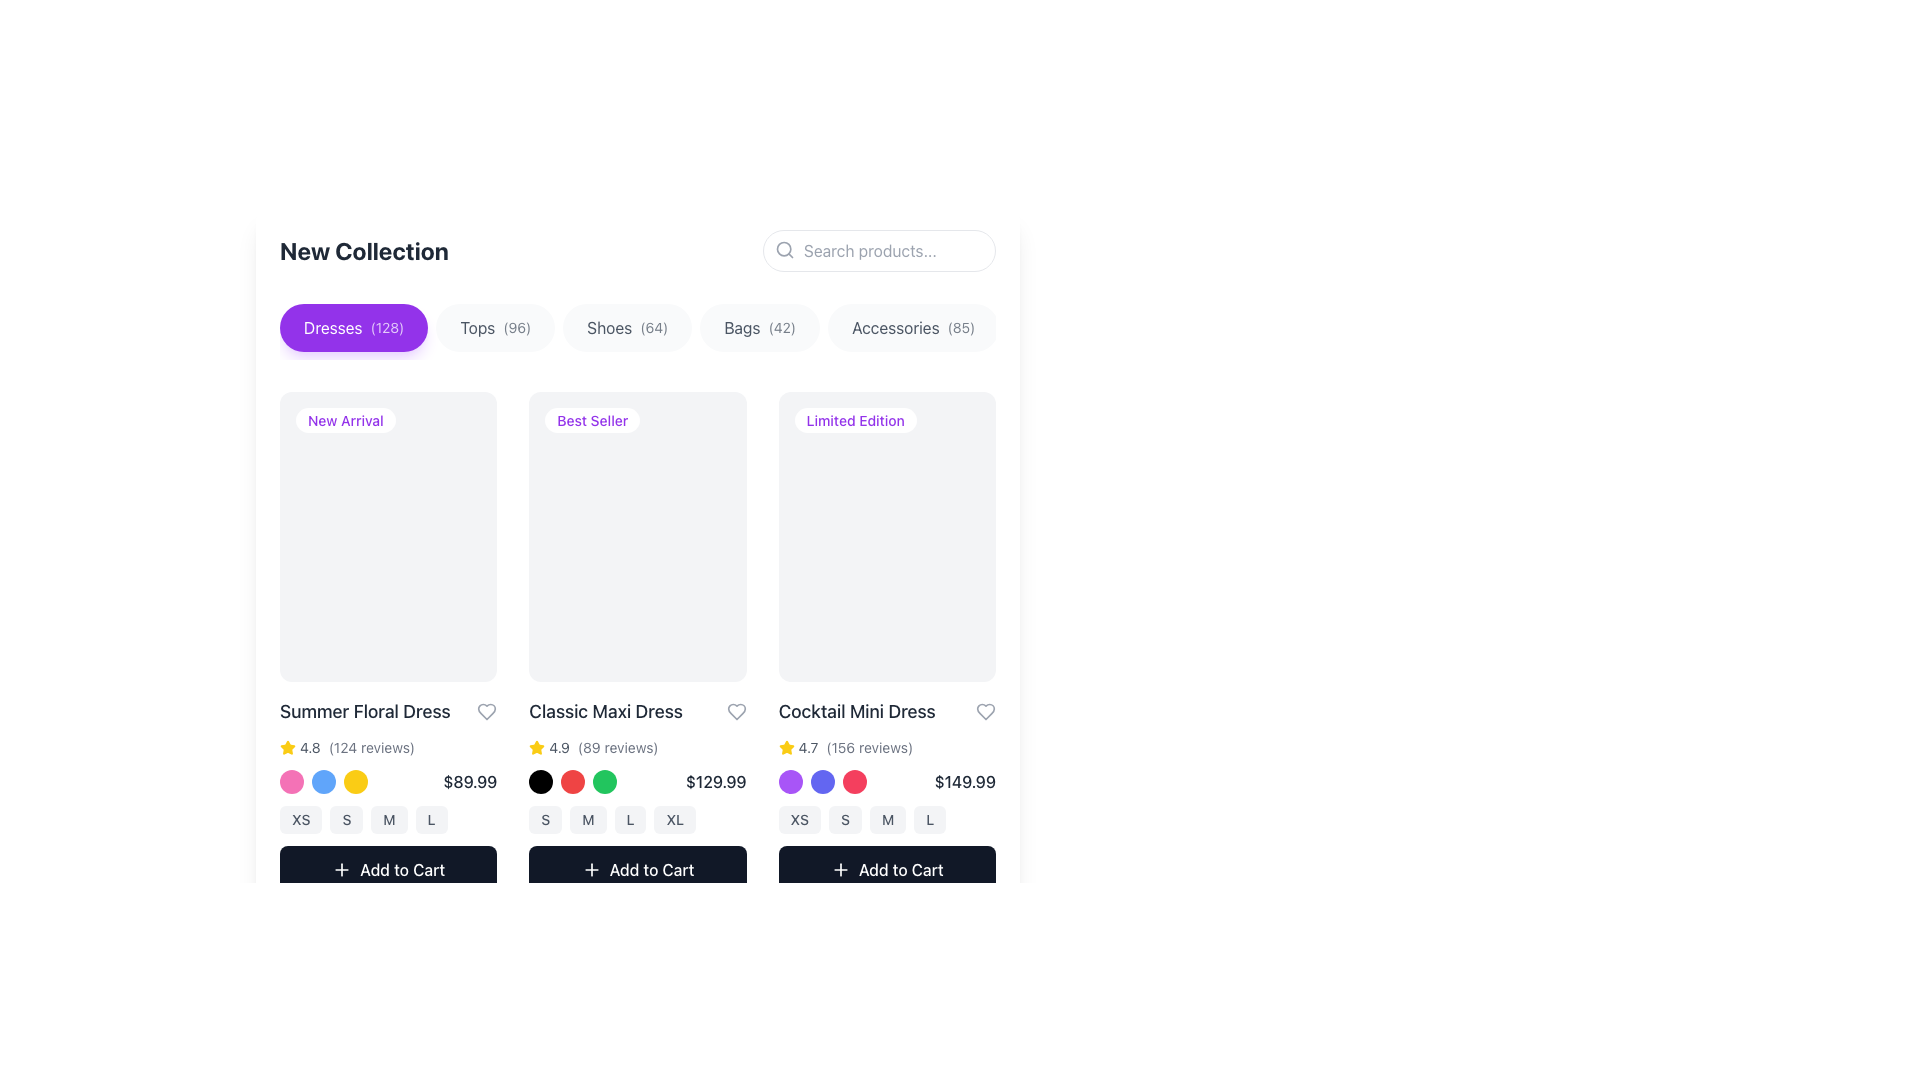 This screenshot has width=1920, height=1080. Describe the element at coordinates (389, 819) in the screenshot. I see `the 'M' size selection button, which is the third button from the left in a group of four buttons labeled 'XS', 'S', 'M', and 'L'` at that location.